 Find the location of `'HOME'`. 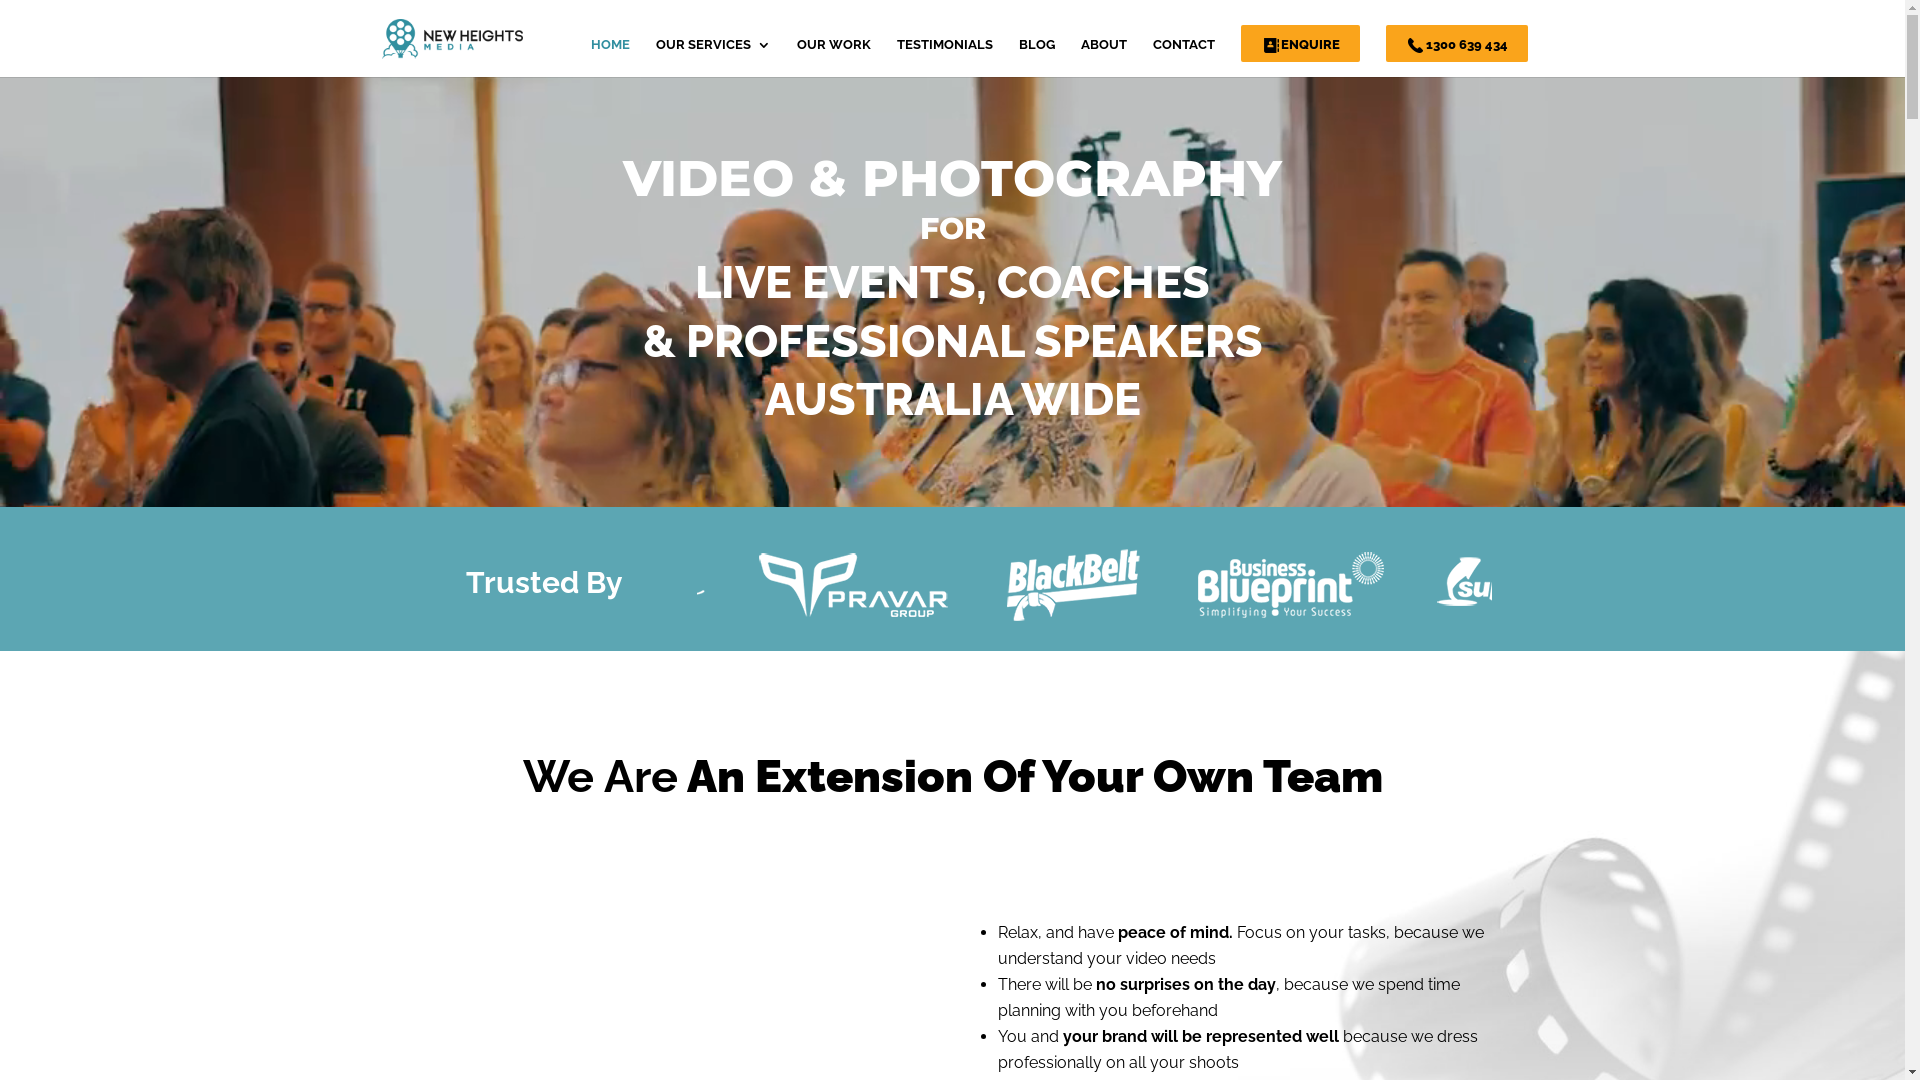

'HOME' is located at coordinates (608, 56).